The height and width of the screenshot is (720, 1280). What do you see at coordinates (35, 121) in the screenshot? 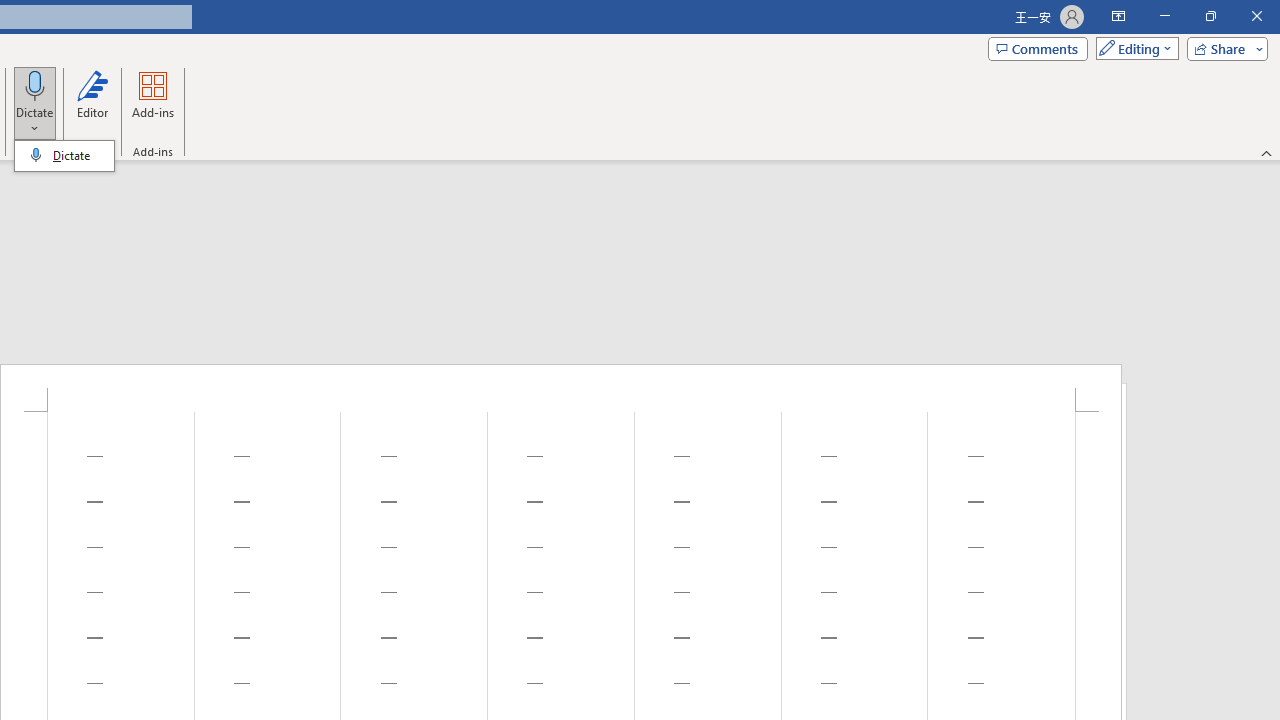
I see `'More Options'` at bounding box center [35, 121].